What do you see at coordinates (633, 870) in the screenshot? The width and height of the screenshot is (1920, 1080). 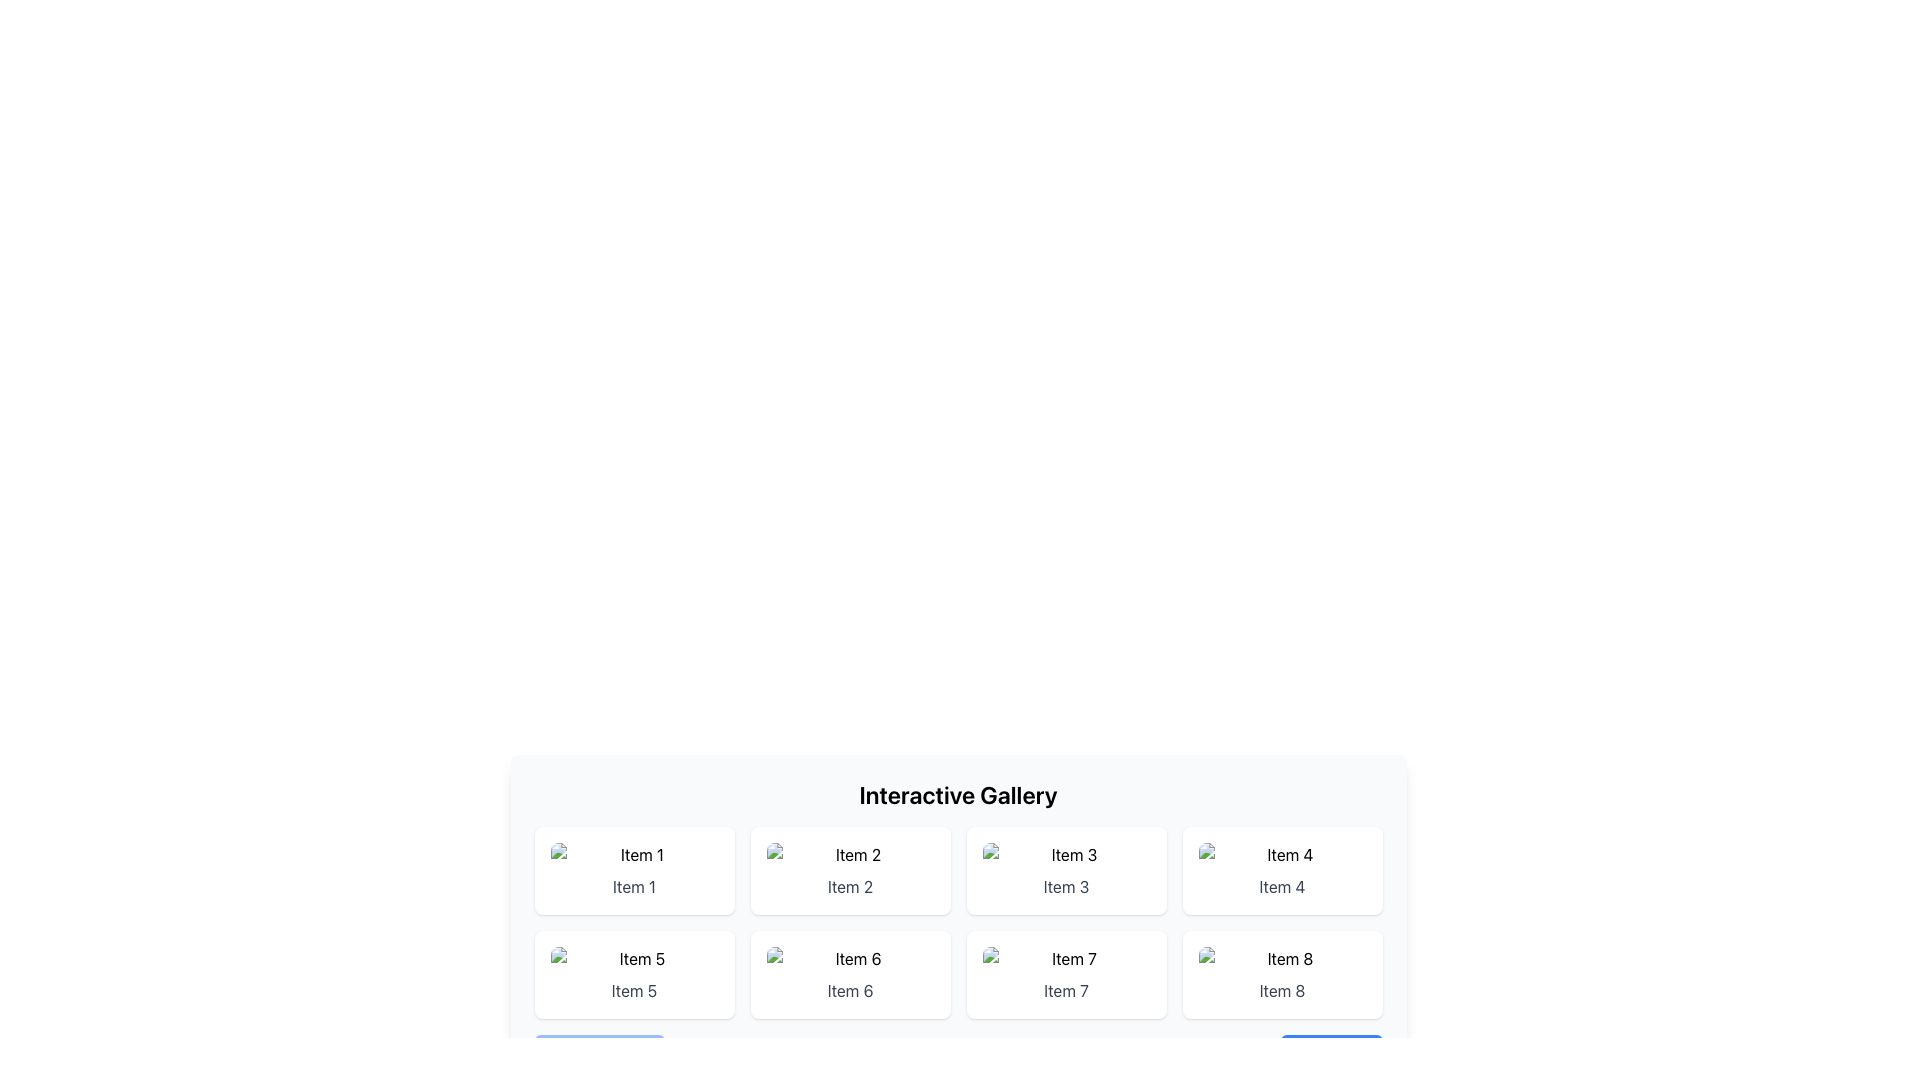 I see `the Static display card representing 'Item 1', which is located at the top-left of a 4-column grid layout` at bounding box center [633, 870].